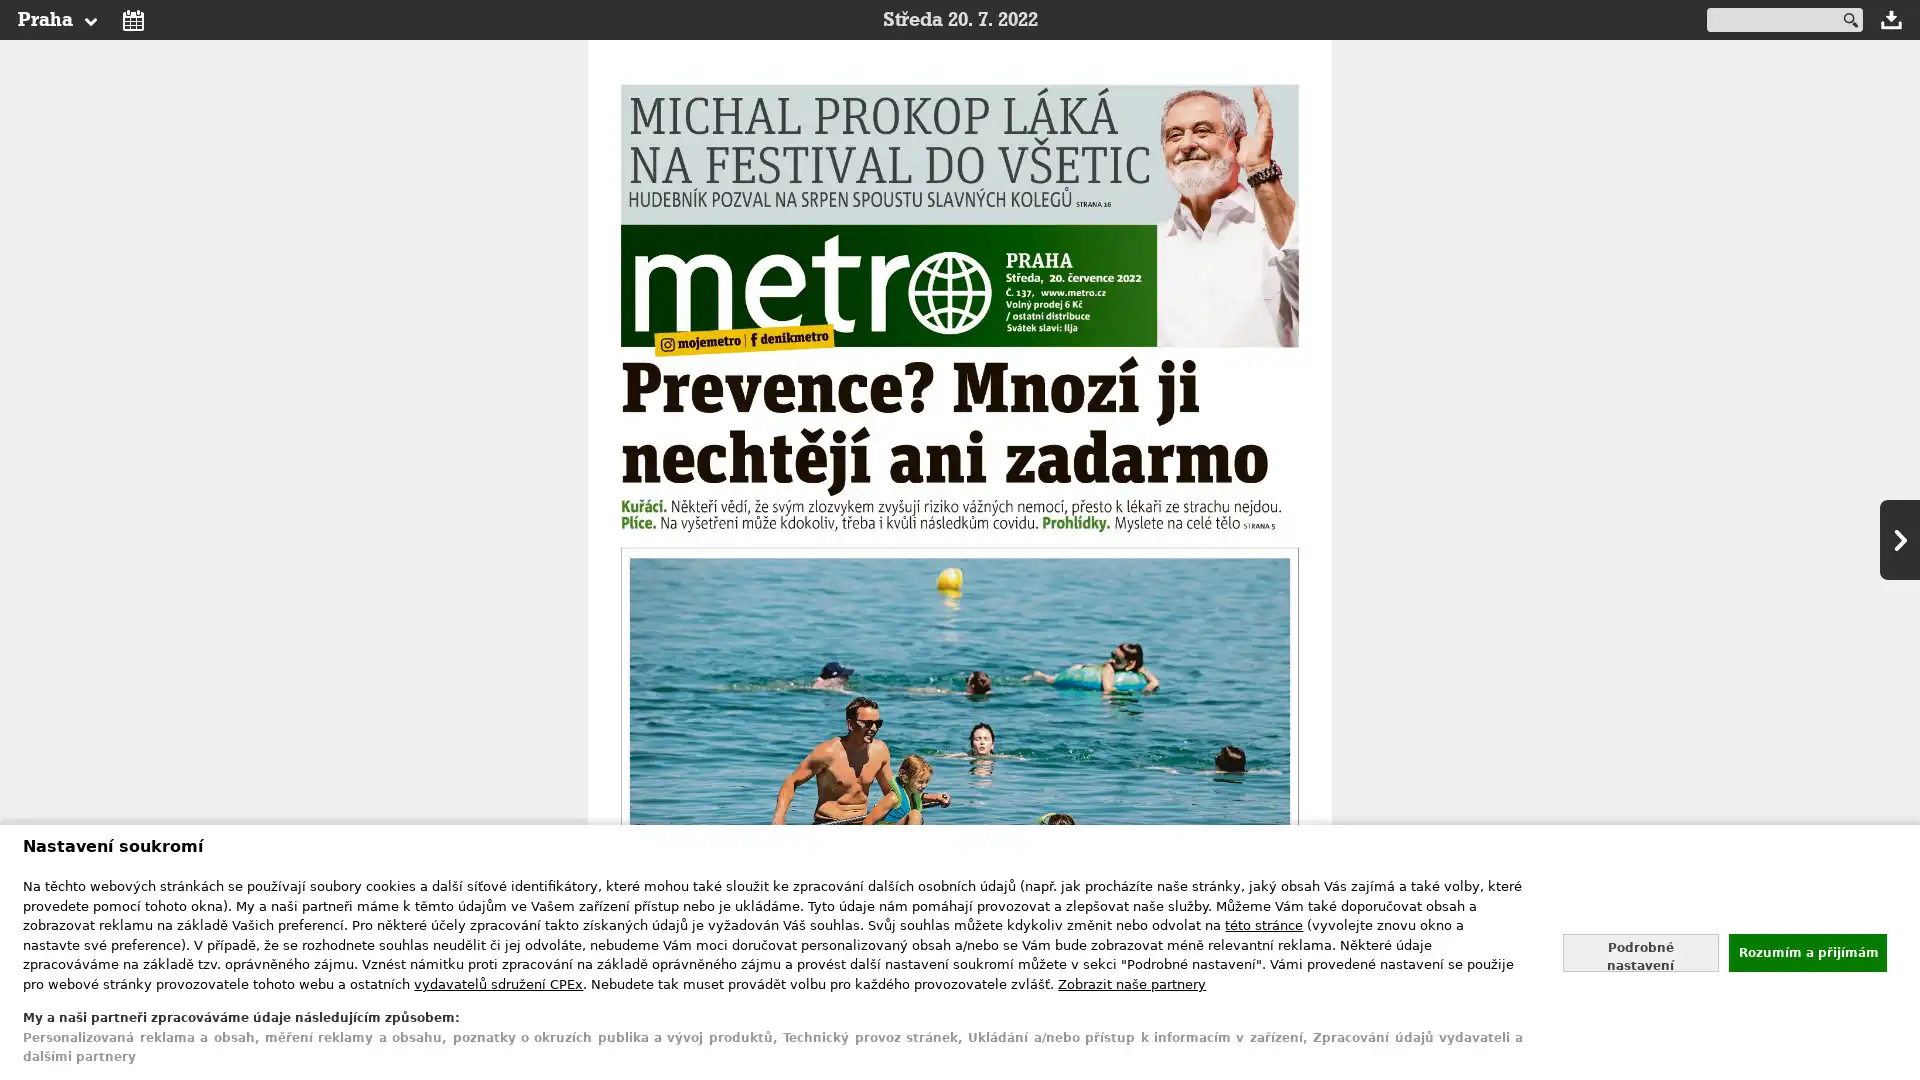 Image resolution: width=1920 pixels, height=1080 pixels. I want to click on Zobrazit nase partnery, so click(1132, 982).